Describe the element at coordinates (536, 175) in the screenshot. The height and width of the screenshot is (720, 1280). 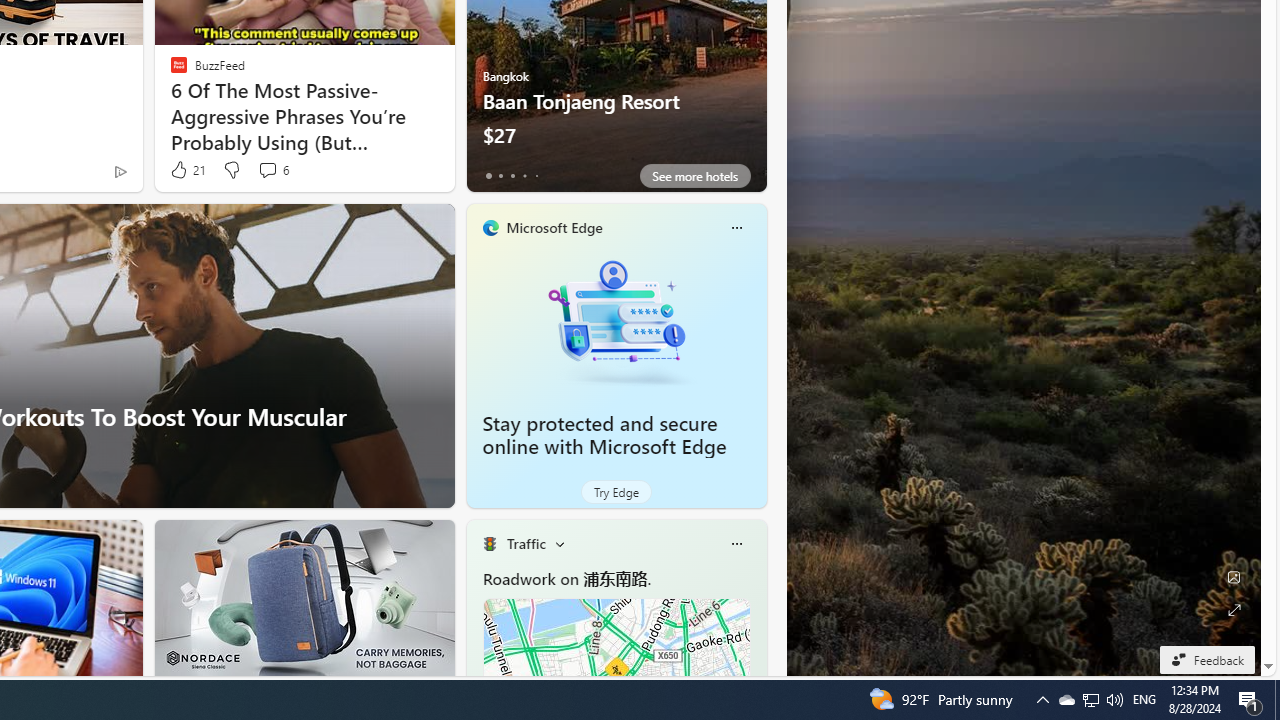
I see `'tab-4'` at that location.